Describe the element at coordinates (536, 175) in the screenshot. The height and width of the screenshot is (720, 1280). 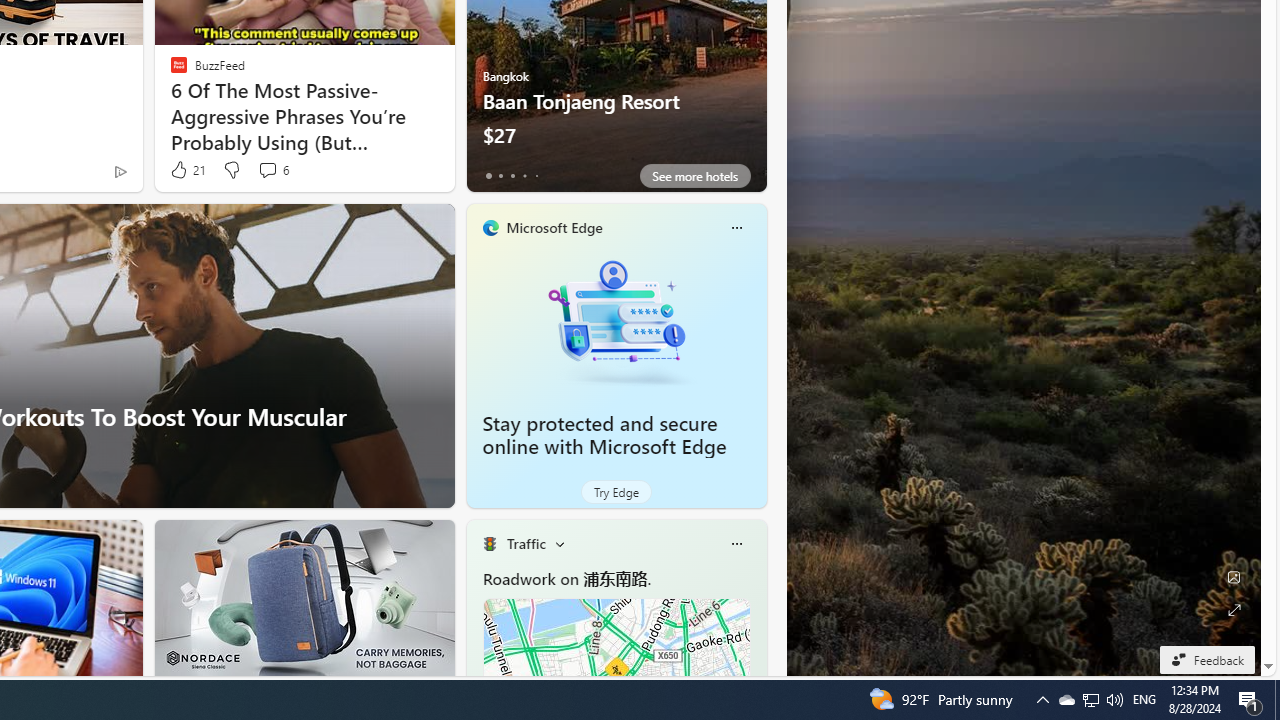
I see `'tab-4'` at that location.